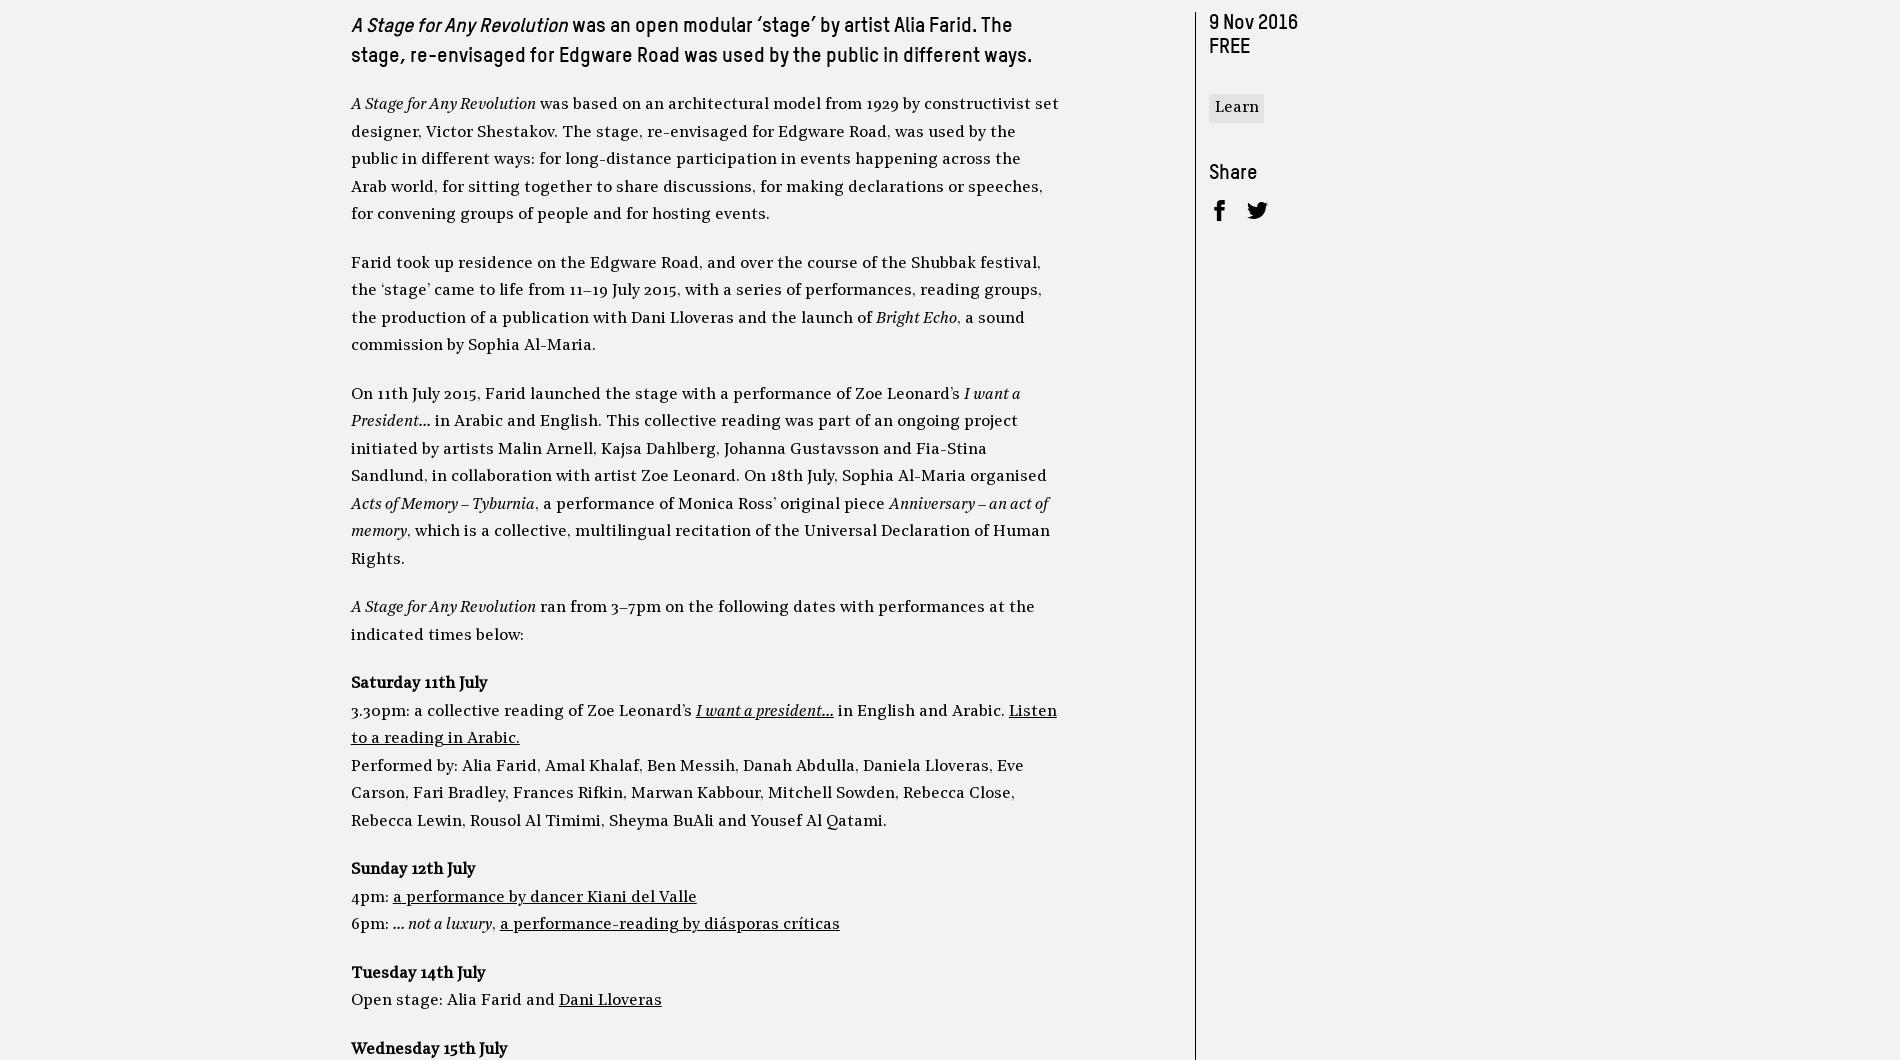 Image resolution: width=1900 pixels, height=1060 pixels. Describe the element at coordinates (1251, 23) in the screenshot. I see `'9 Nov 2016'` at that location.